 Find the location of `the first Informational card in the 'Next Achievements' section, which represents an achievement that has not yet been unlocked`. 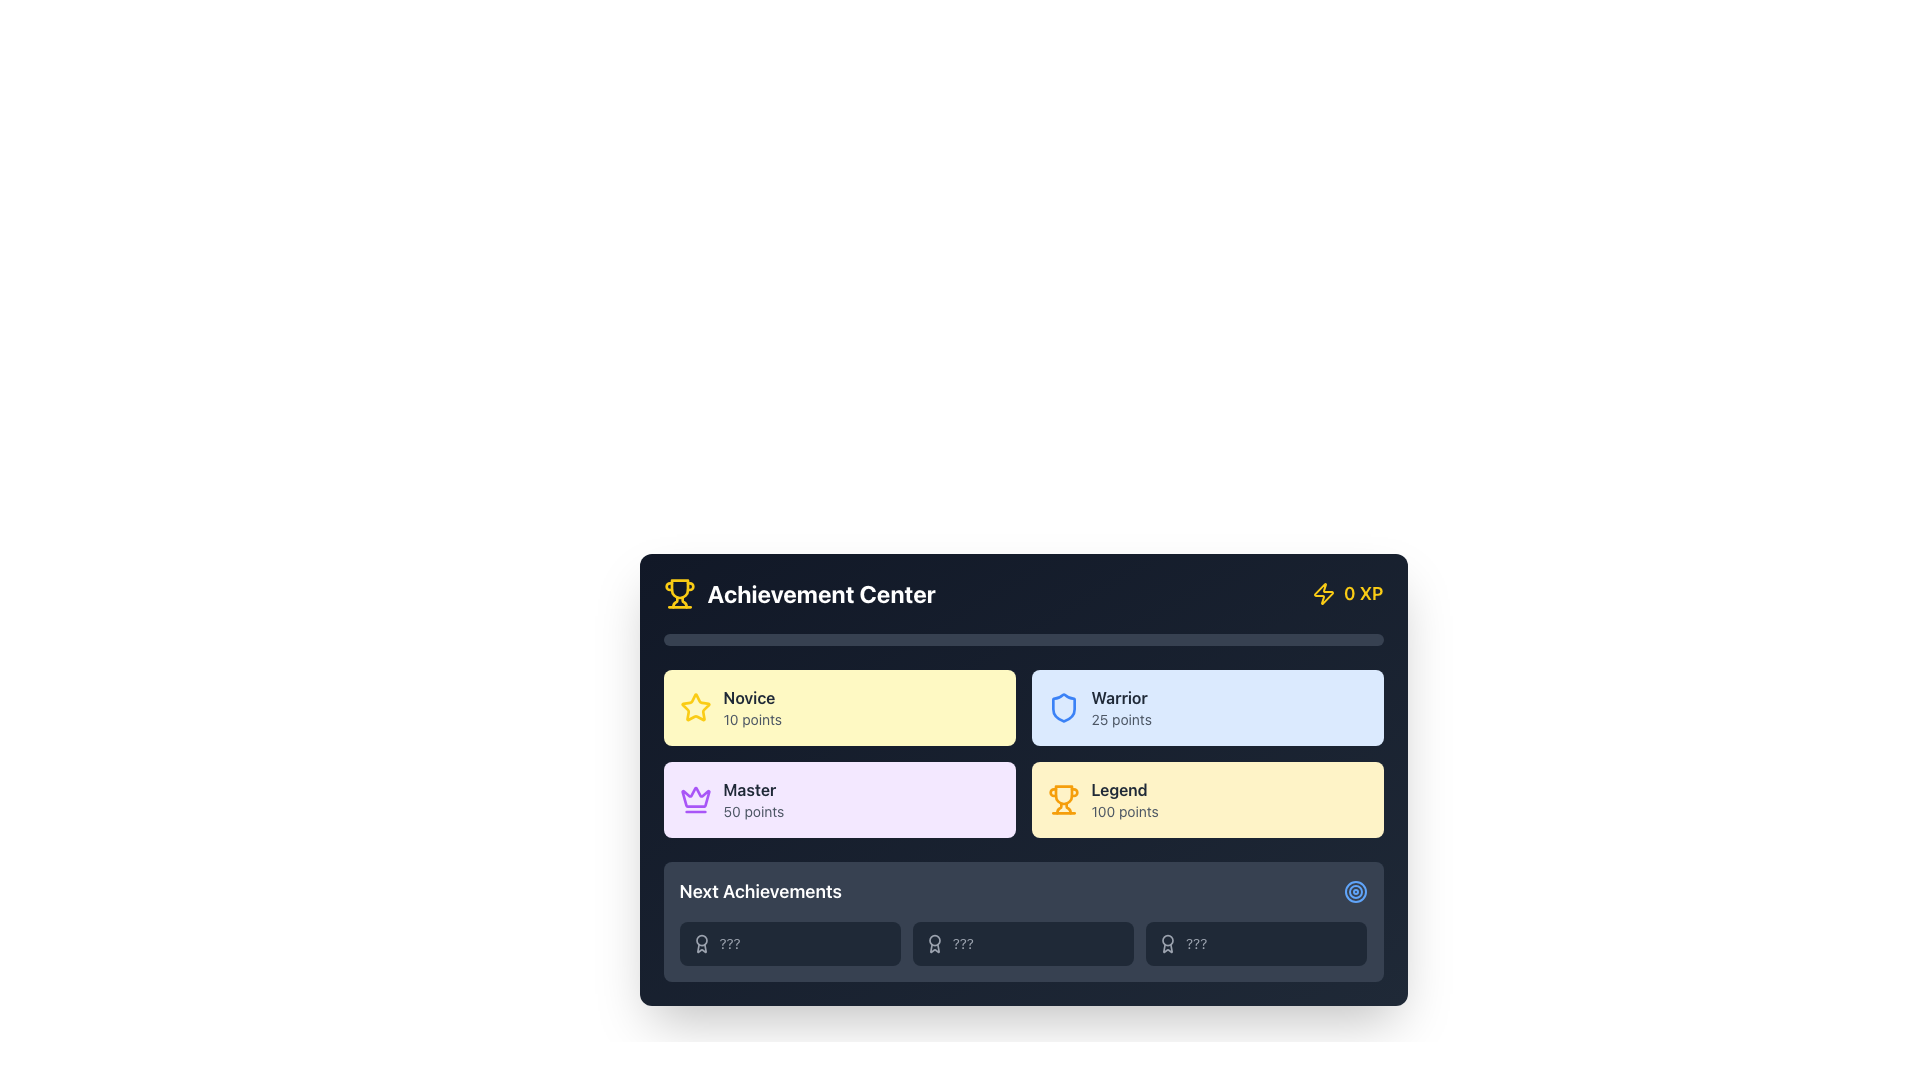

the first Informational card in the 'Next Achievements' section, which represents an achievement that has not yet been unlocked is located at coordinates (789, 944).